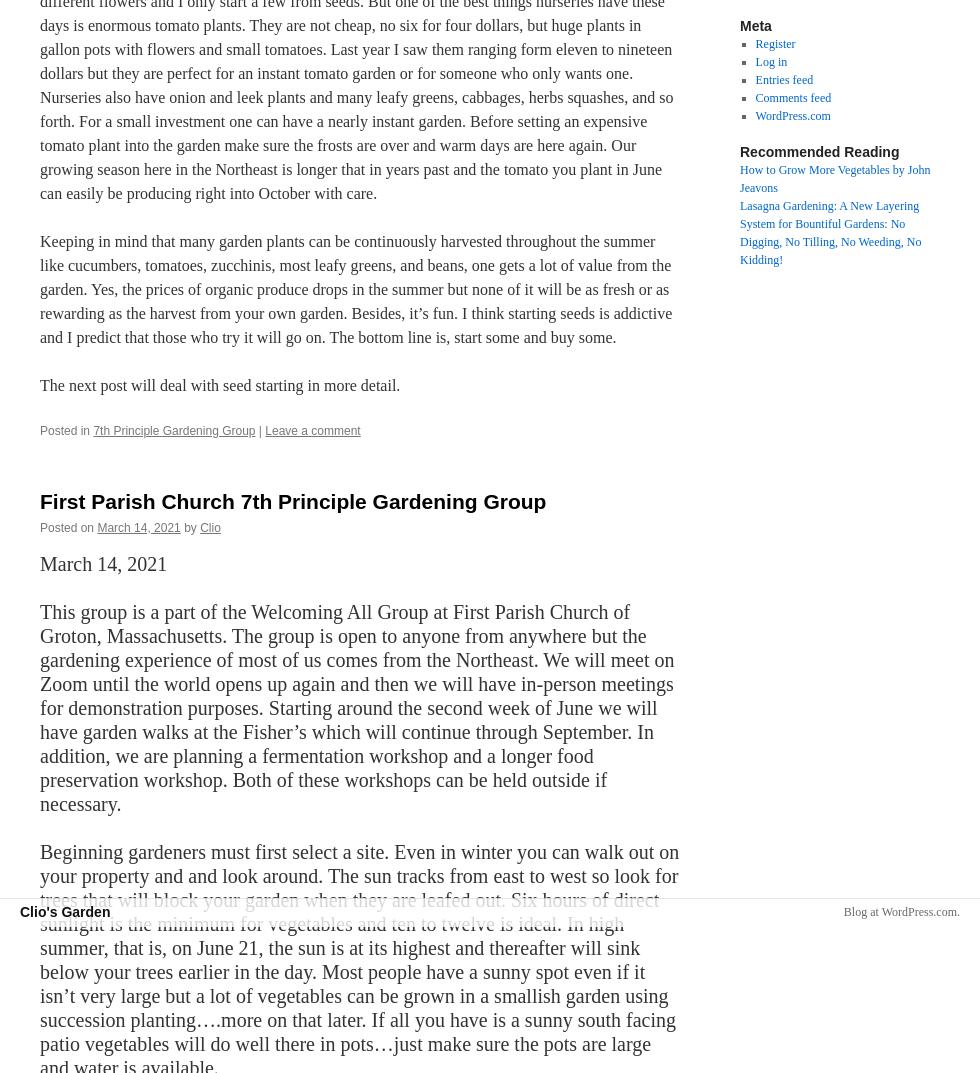 This screenshot has width=980, height=1073. What do you see at coordinates (834, 177) in the screenshot?
I see `'How to Grow More Vegetables by John Jeavons'` at bounding box center [834, 177].